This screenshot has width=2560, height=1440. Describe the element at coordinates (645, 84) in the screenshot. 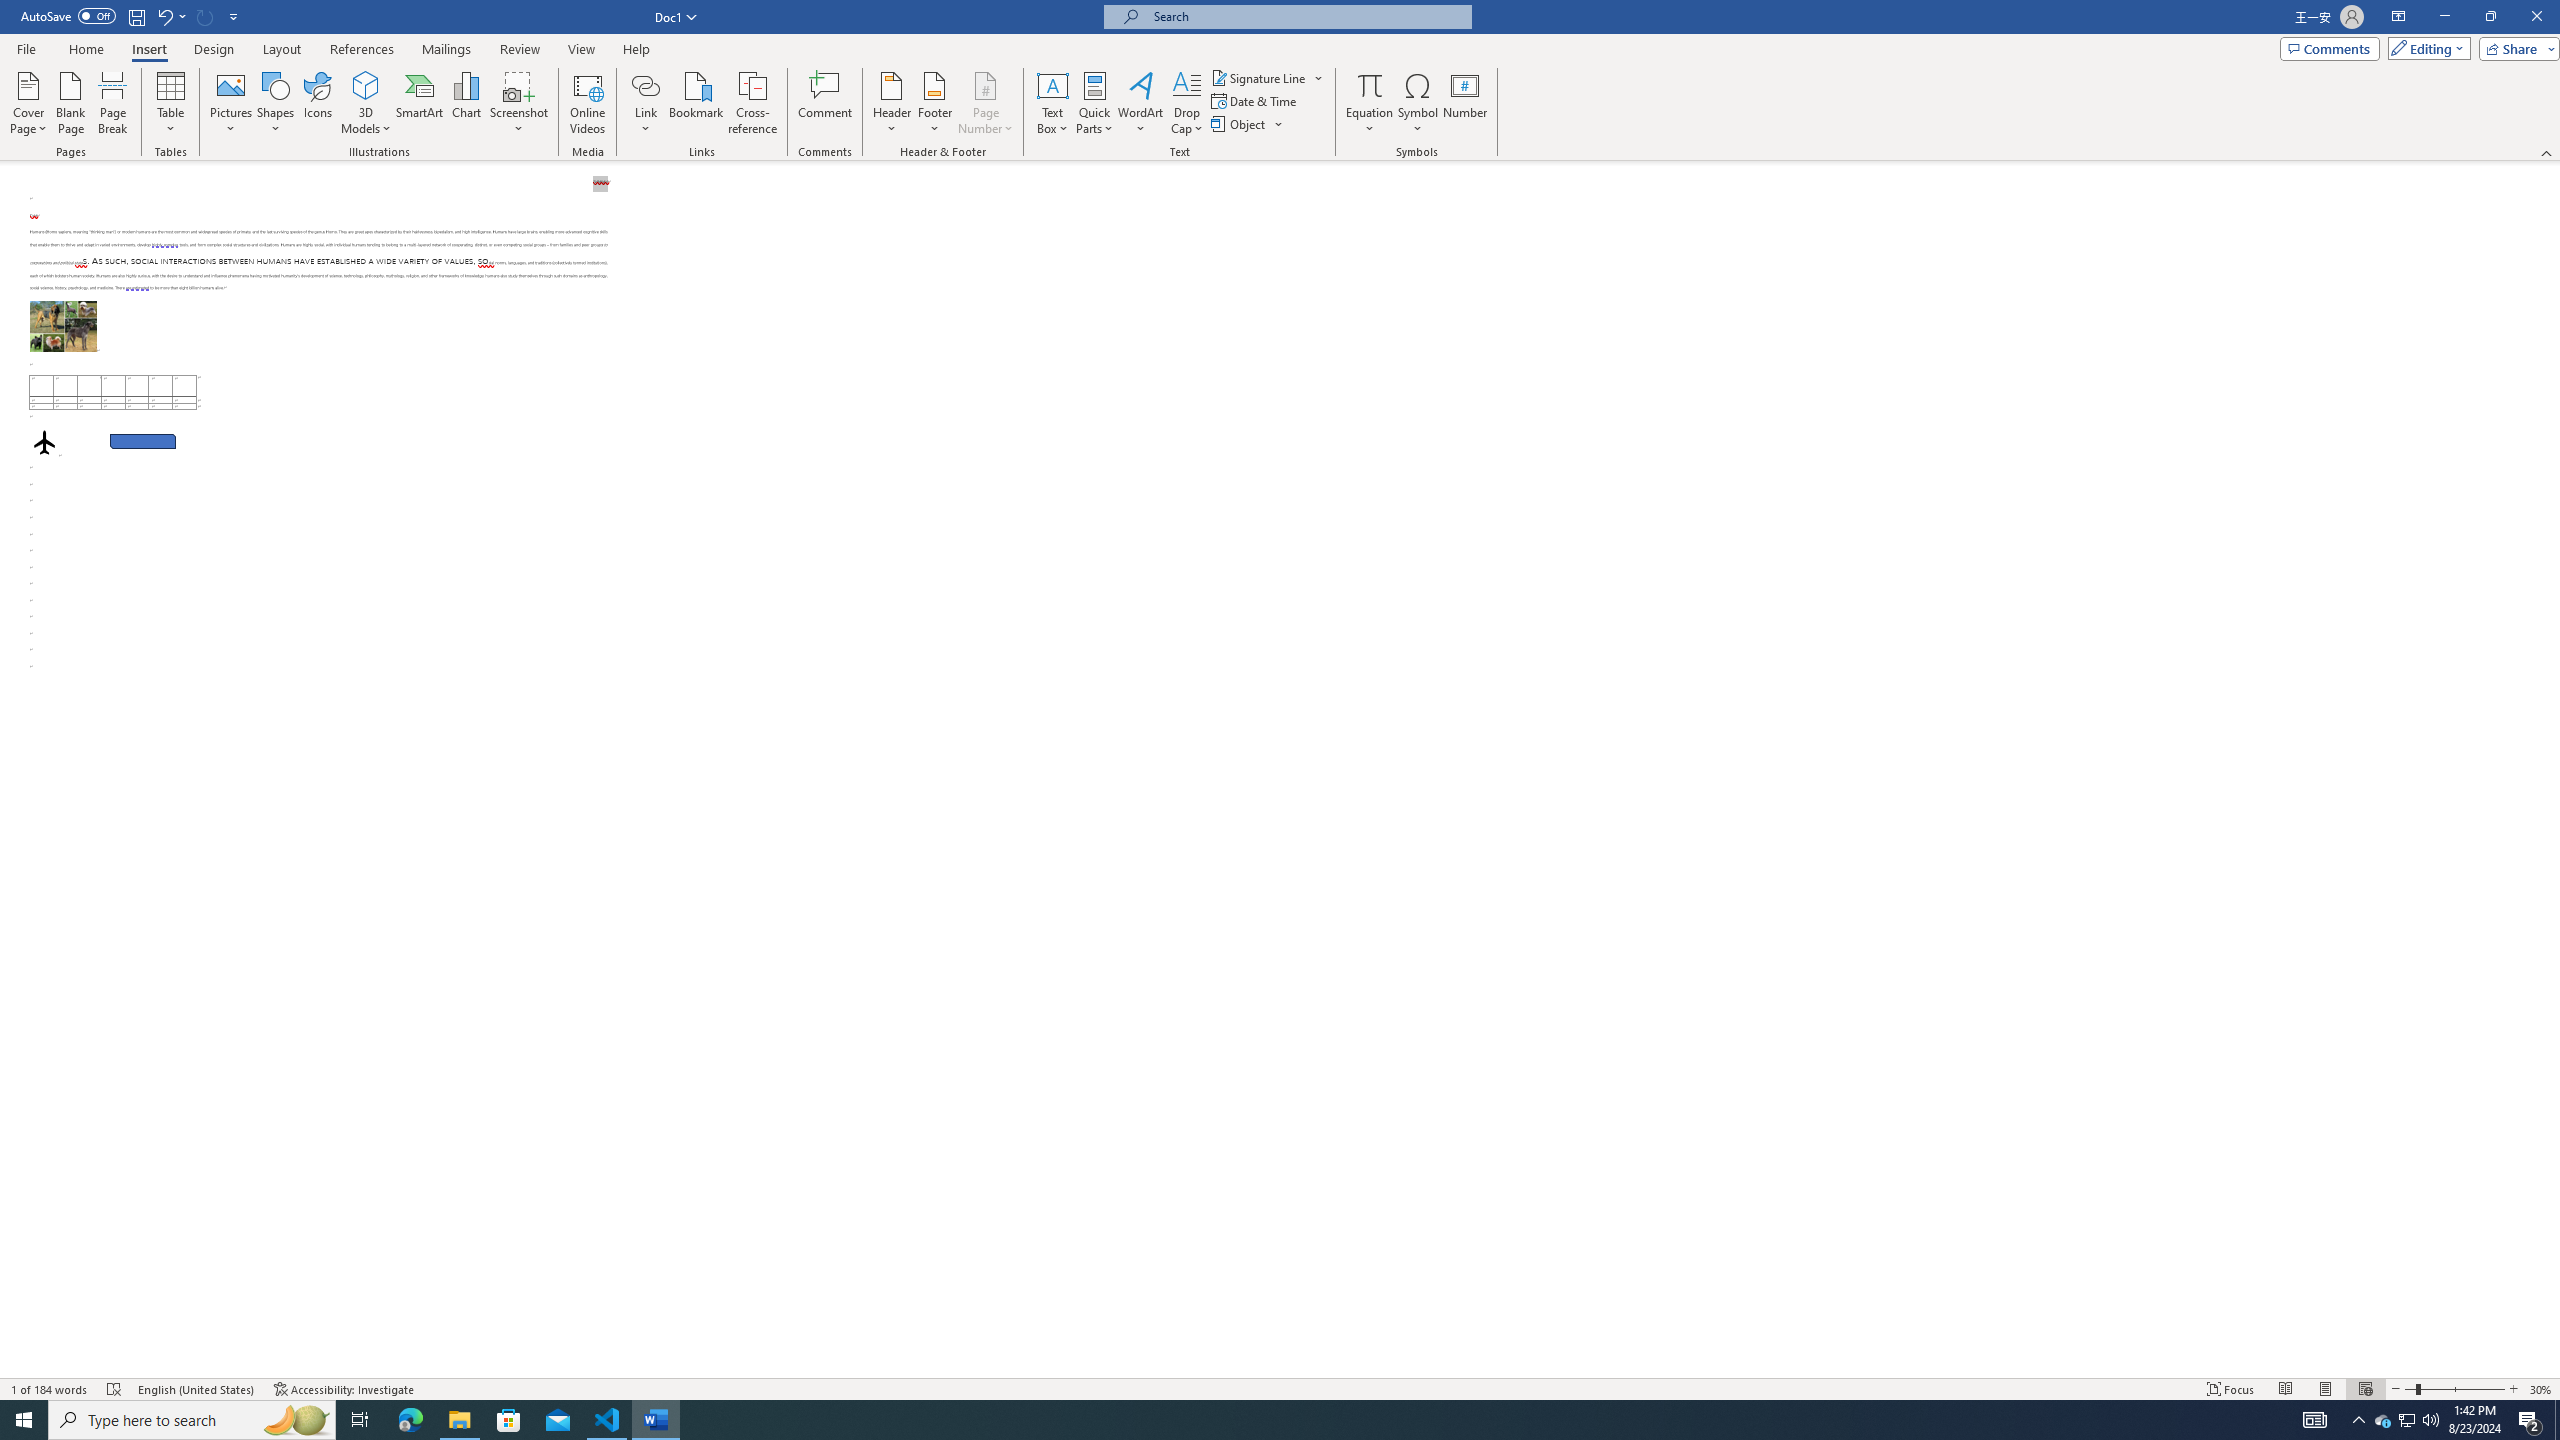

I see `'Link'` at that location.